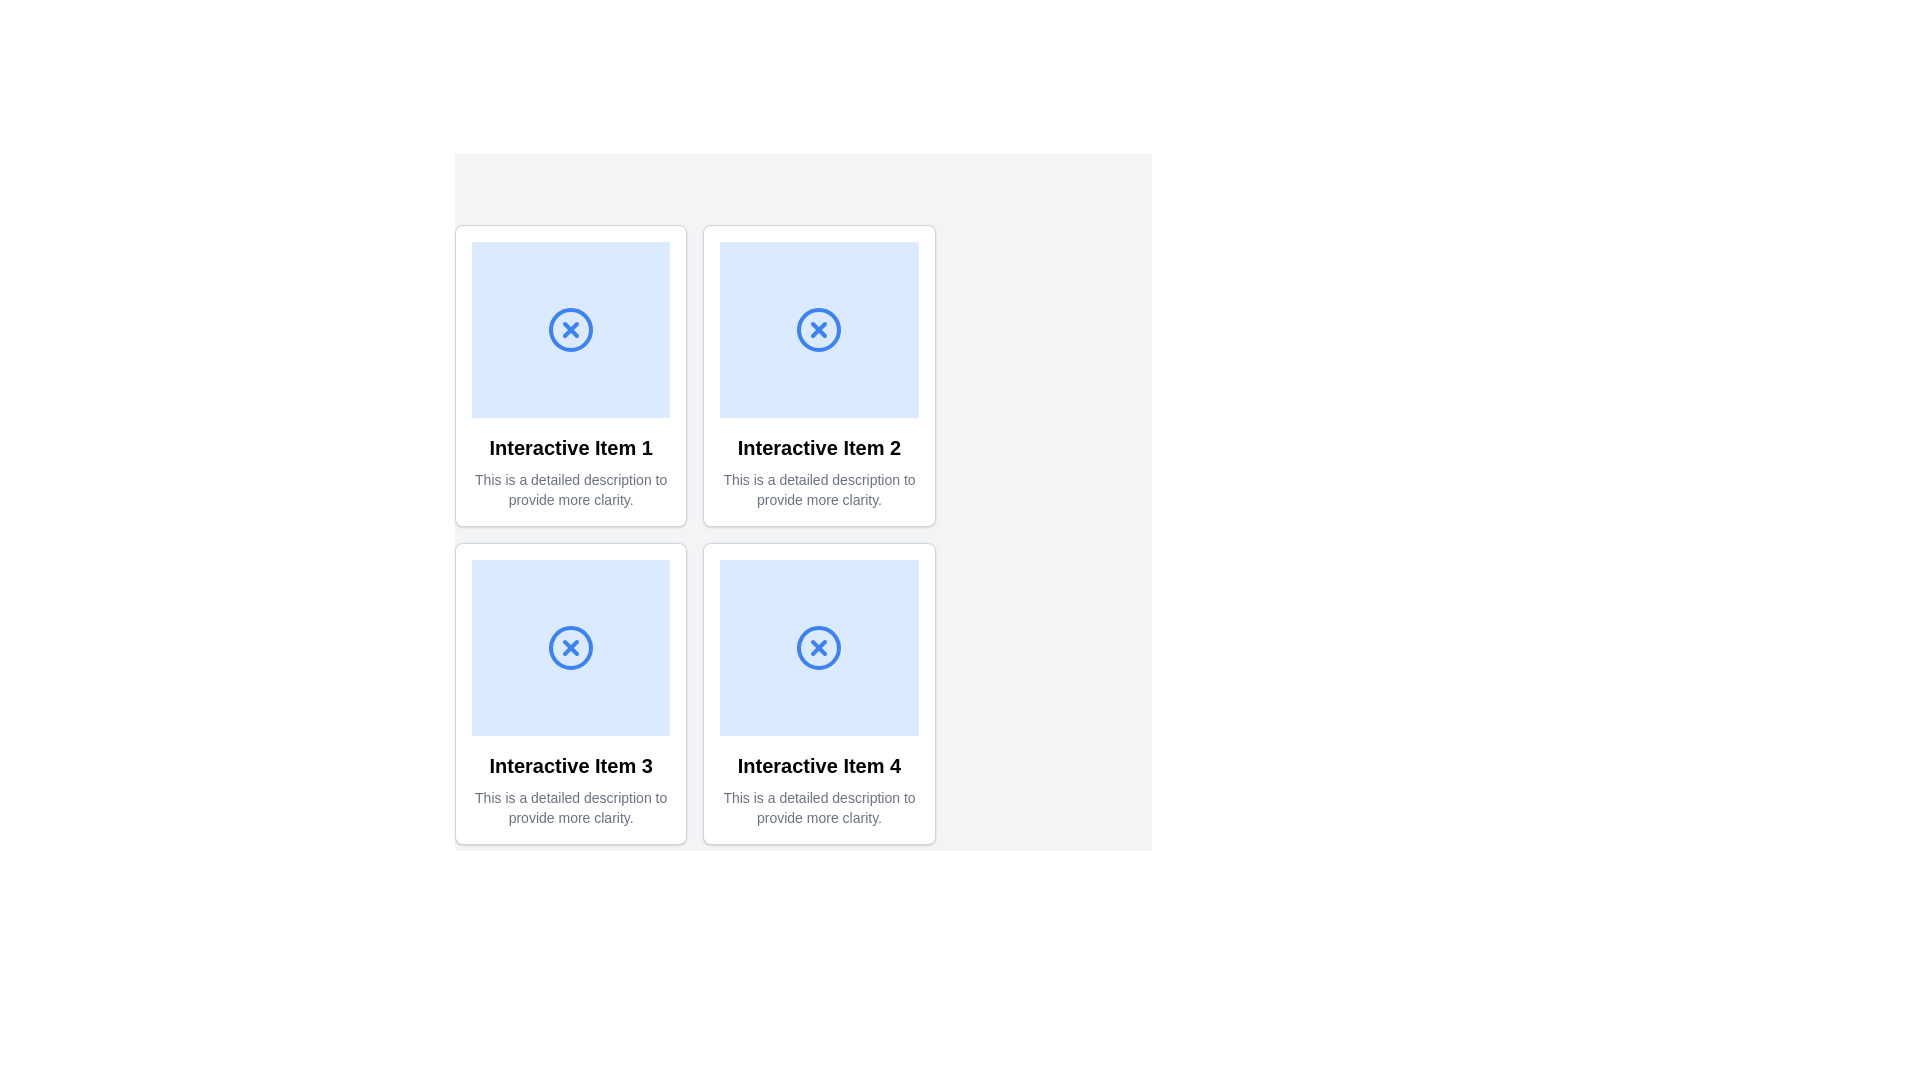 The image size is (1920, 1080). I want to click on the cross-shaped icon within the circular outline, located in the top-right card labeled 'Interactive Item 2', so click(819, 329).